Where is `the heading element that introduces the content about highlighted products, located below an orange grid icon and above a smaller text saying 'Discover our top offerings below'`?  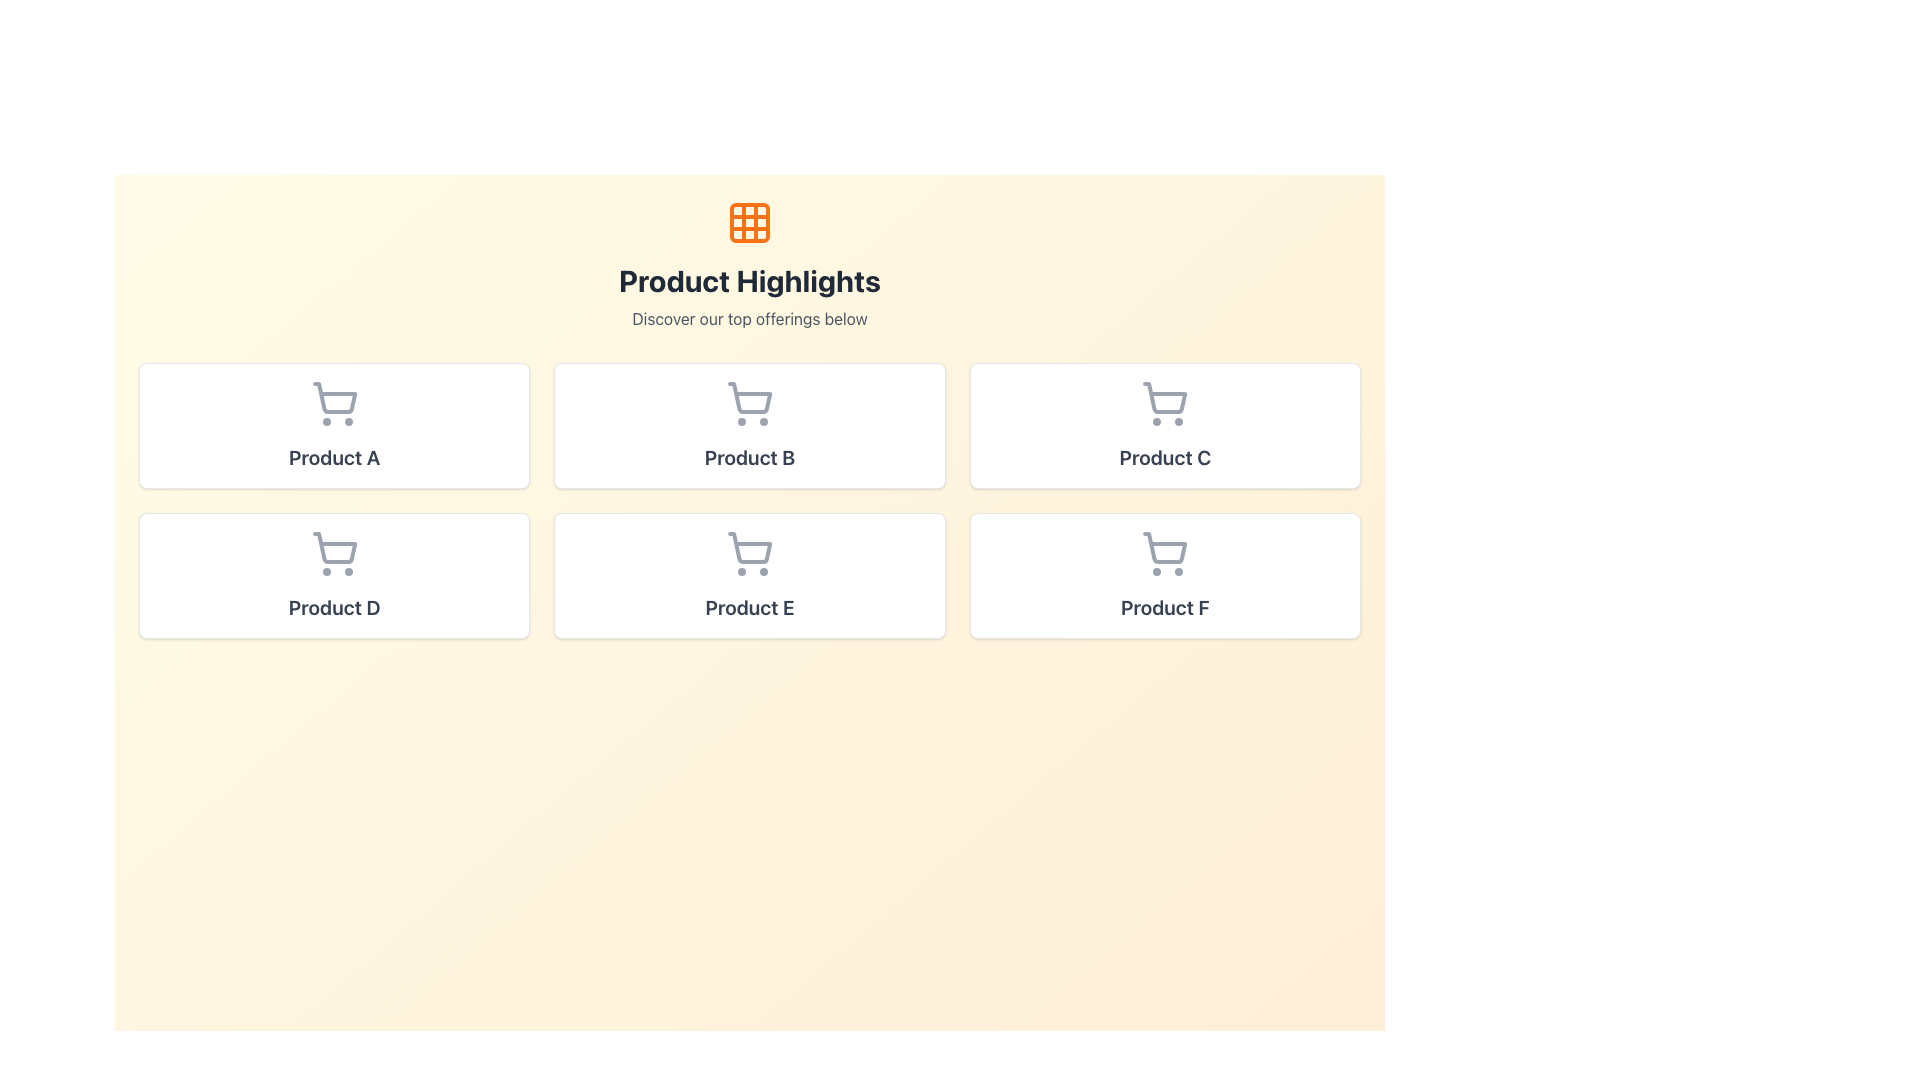 the heading element that introduces the content about highlighted products, located below an orange grid icon and above a smaller text saying 'Discover our top offerings below' is located at coordinates (748, 281).